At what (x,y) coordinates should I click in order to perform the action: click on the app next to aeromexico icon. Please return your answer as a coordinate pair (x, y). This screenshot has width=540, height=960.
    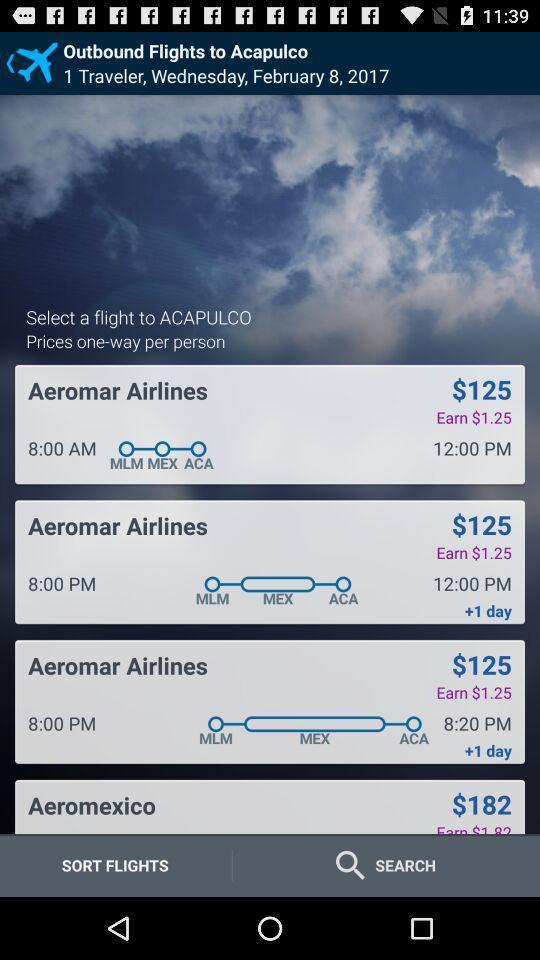
    Looking at the image, I should click on (480, 804).